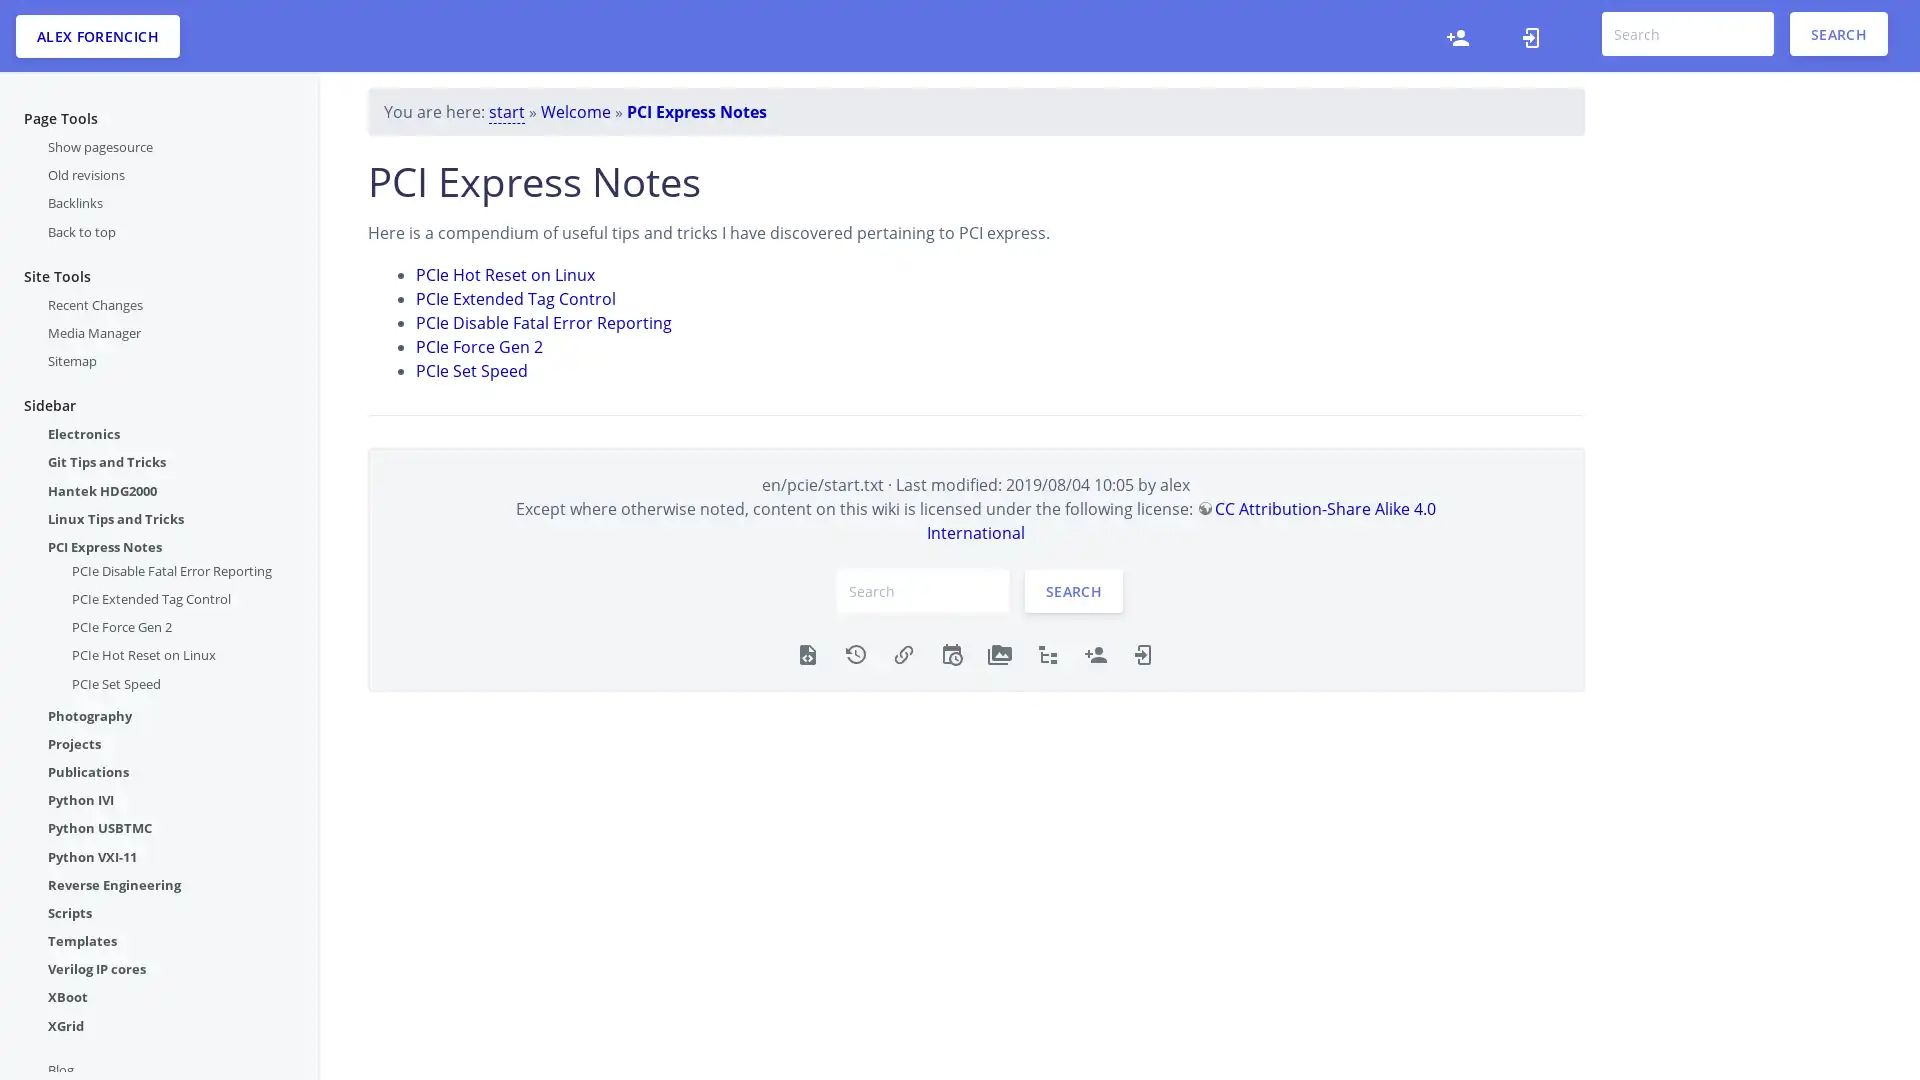 Image resolution: width=1920 pixels, height=1080 pixels. What do you see at coordinates (1073, 589) in the screenshot?
I see `SEARCH` at bounding box center [1073, 589].